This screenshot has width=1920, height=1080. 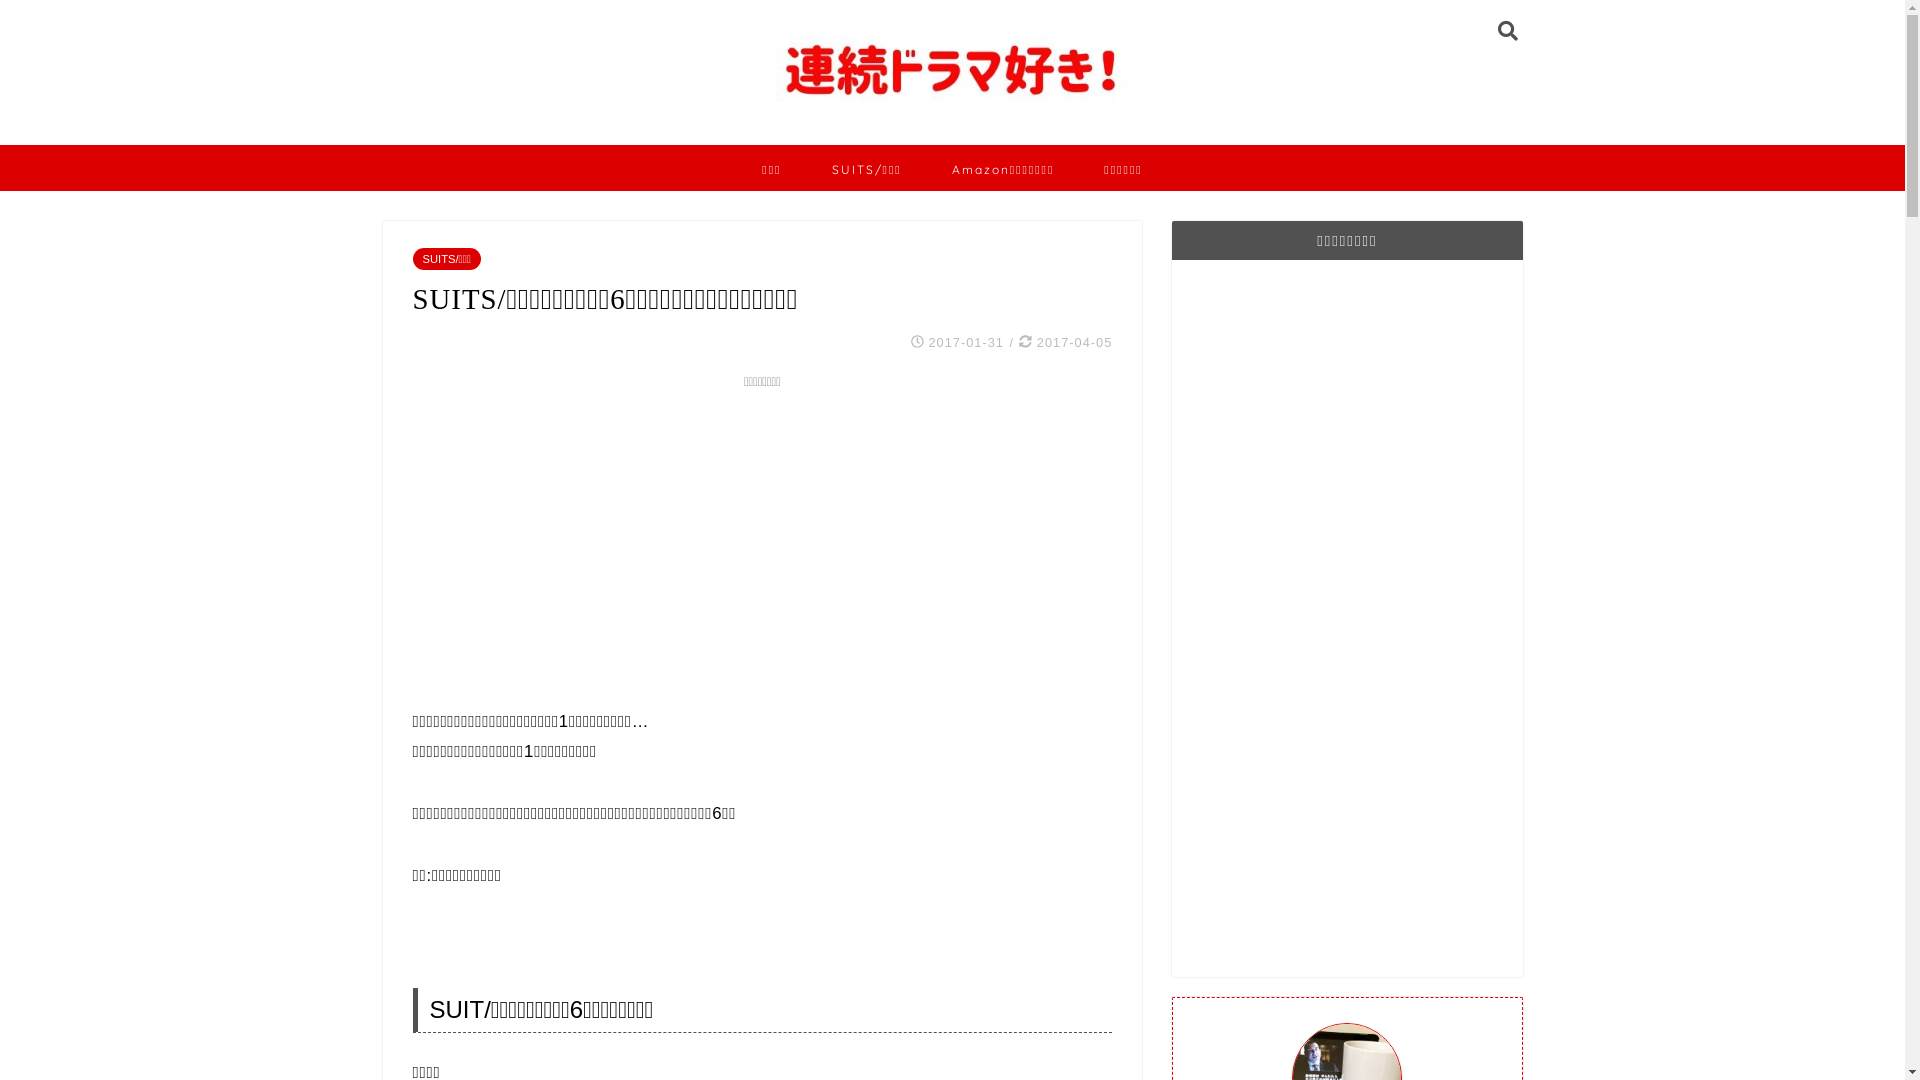 What do you see at coordinates (1200, 616) in the screenshot?
I see `'Advertisement'` at bounding box center [1200, 616].